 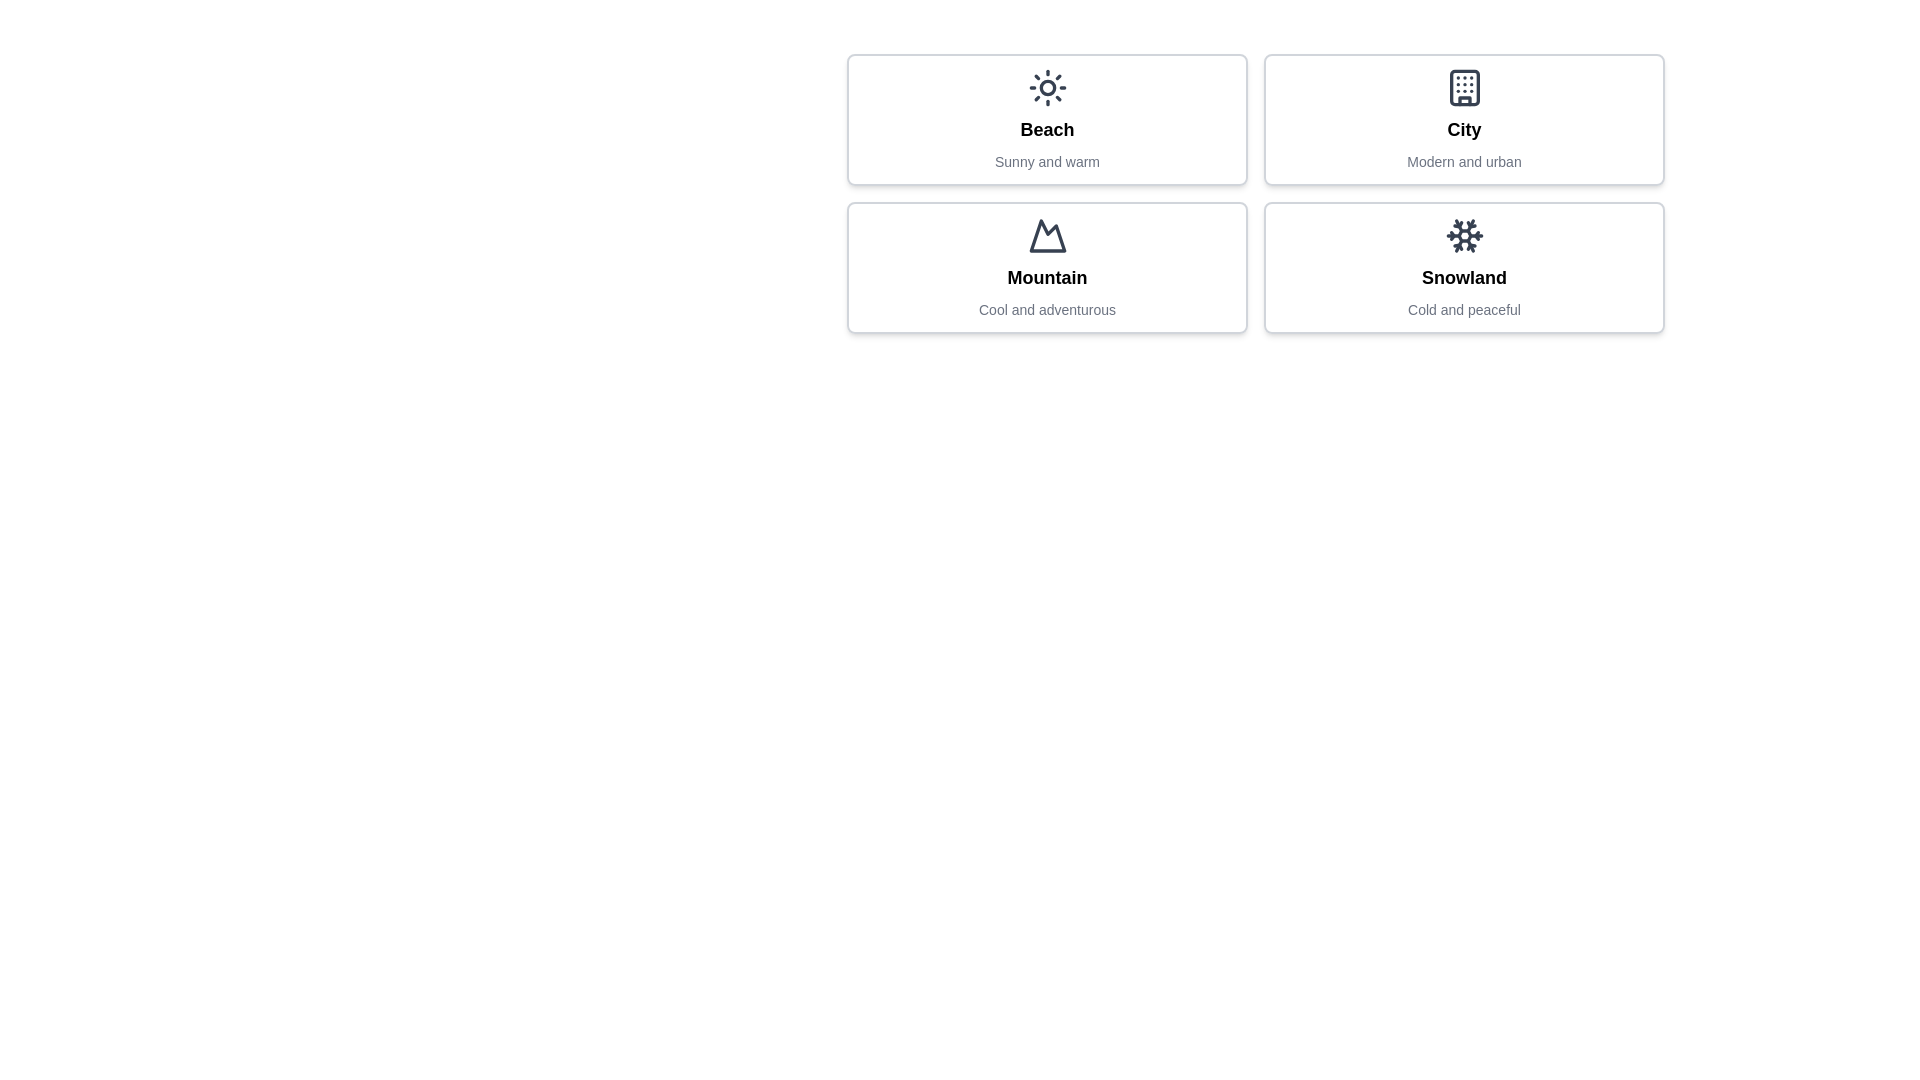 I want to click on the snowflake icon located at the top center of the 'Snowland' card, so click(x=1464, y=234).